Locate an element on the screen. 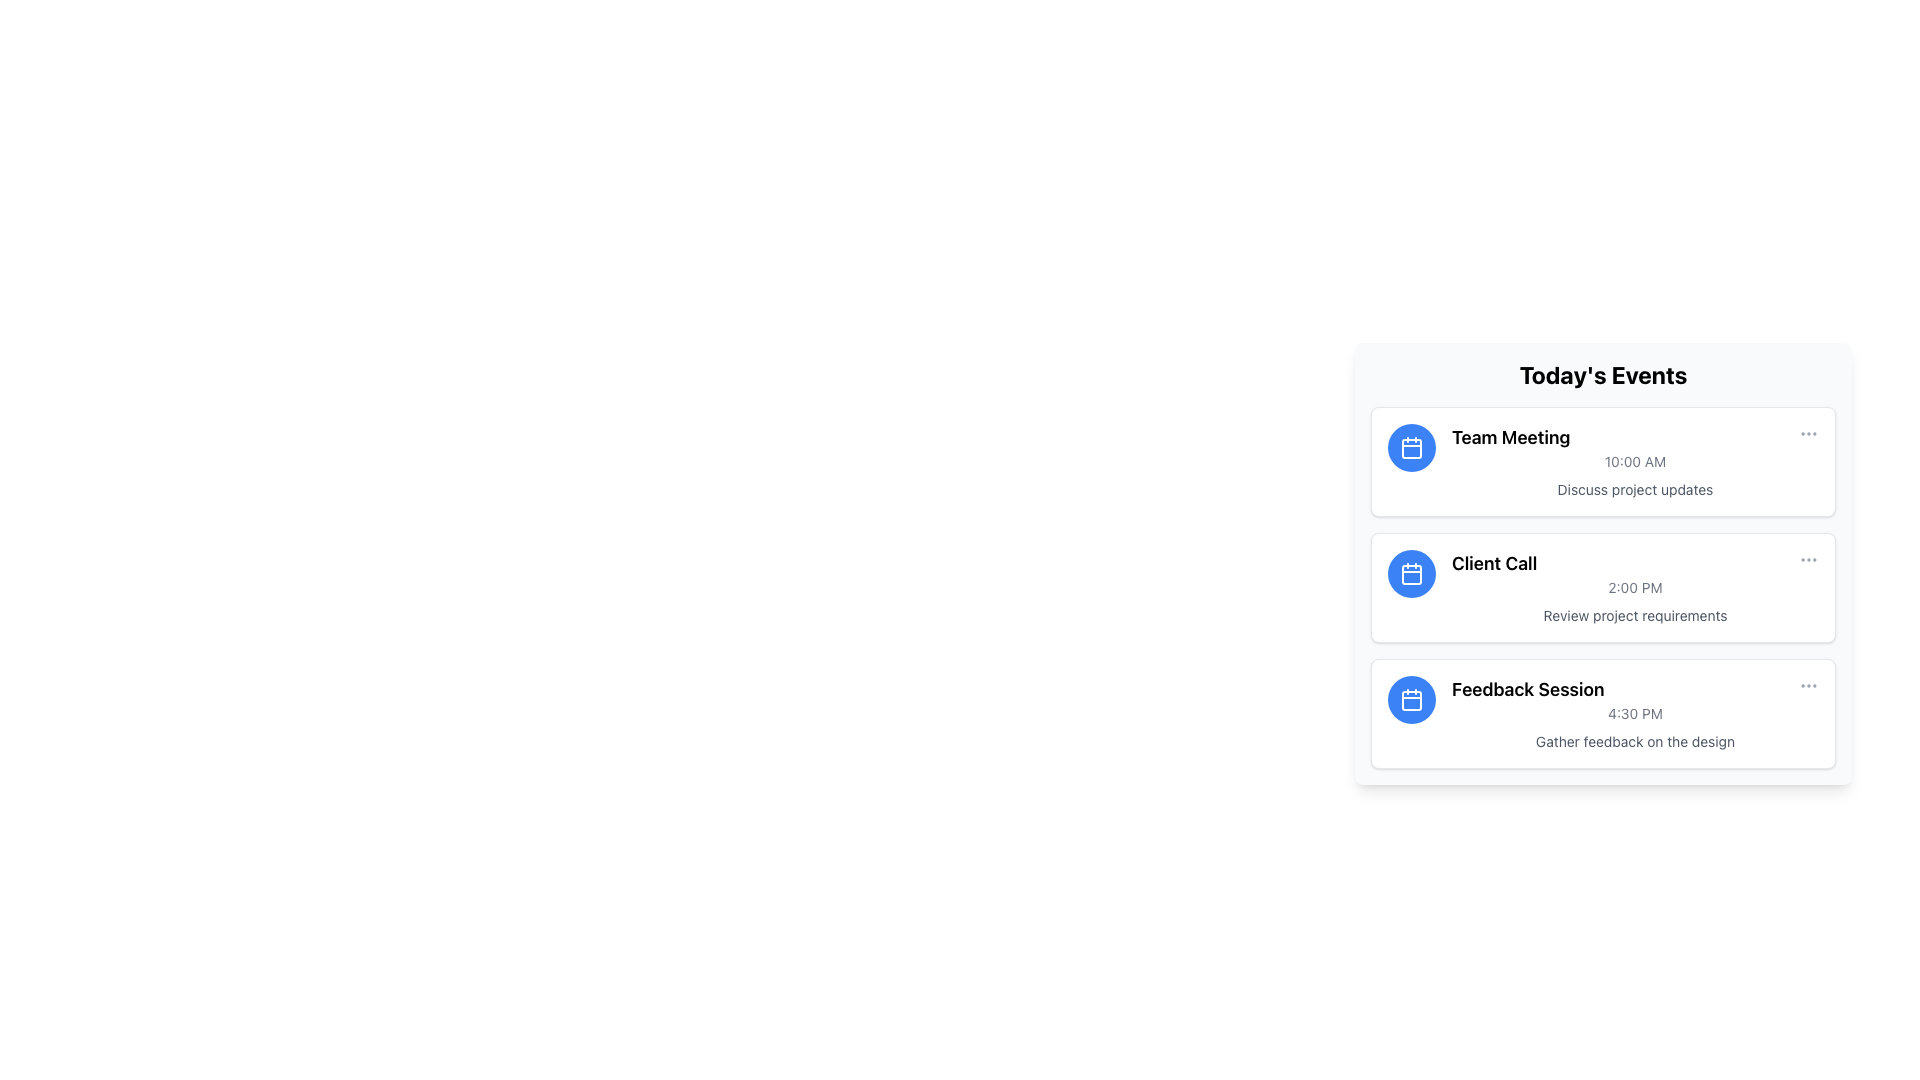  the second interactive three-dot menu button with an SVG icon that launches the context menu for the 'Client Call' event in the 'Today's Events' interface is located at coordinates (1809, 559).